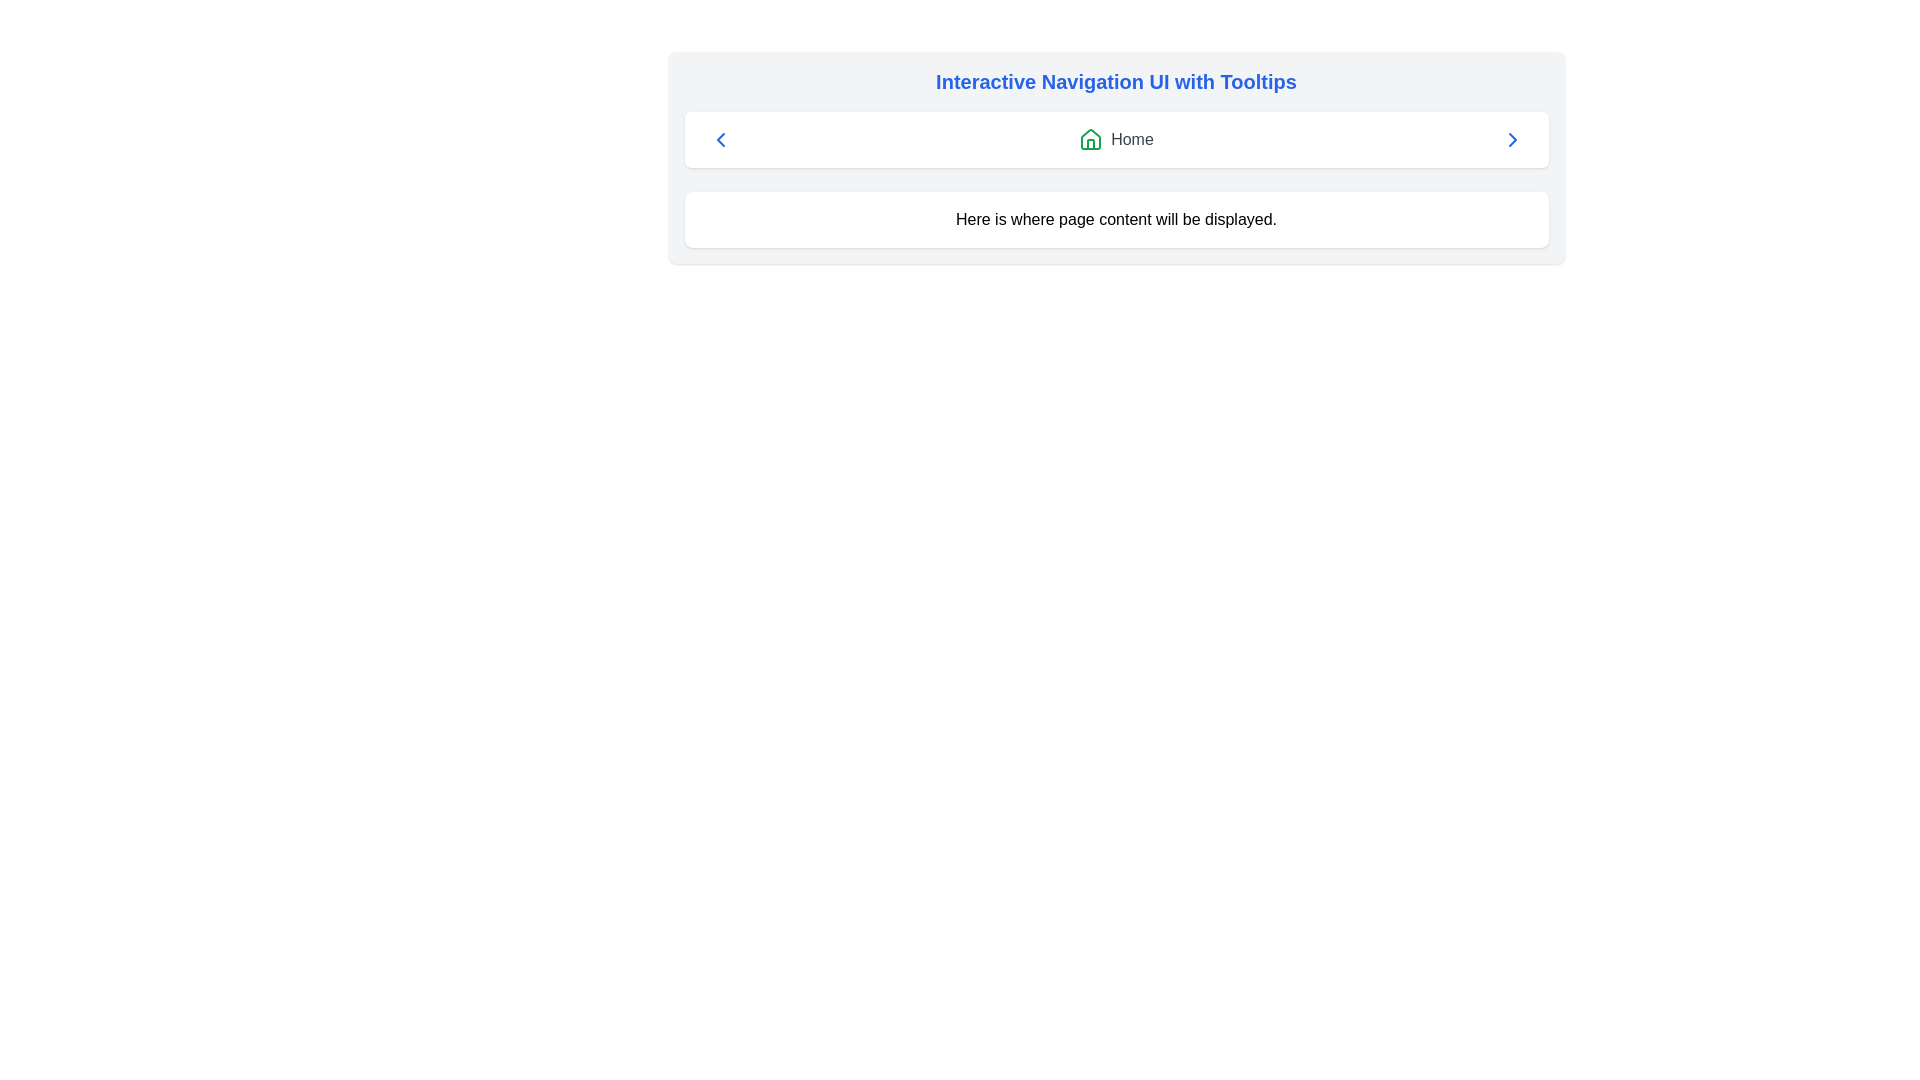  I want to click on the left-pointing chevron icon with a blue outline located in the navigation section at the top of the interface, so click(720, 138).